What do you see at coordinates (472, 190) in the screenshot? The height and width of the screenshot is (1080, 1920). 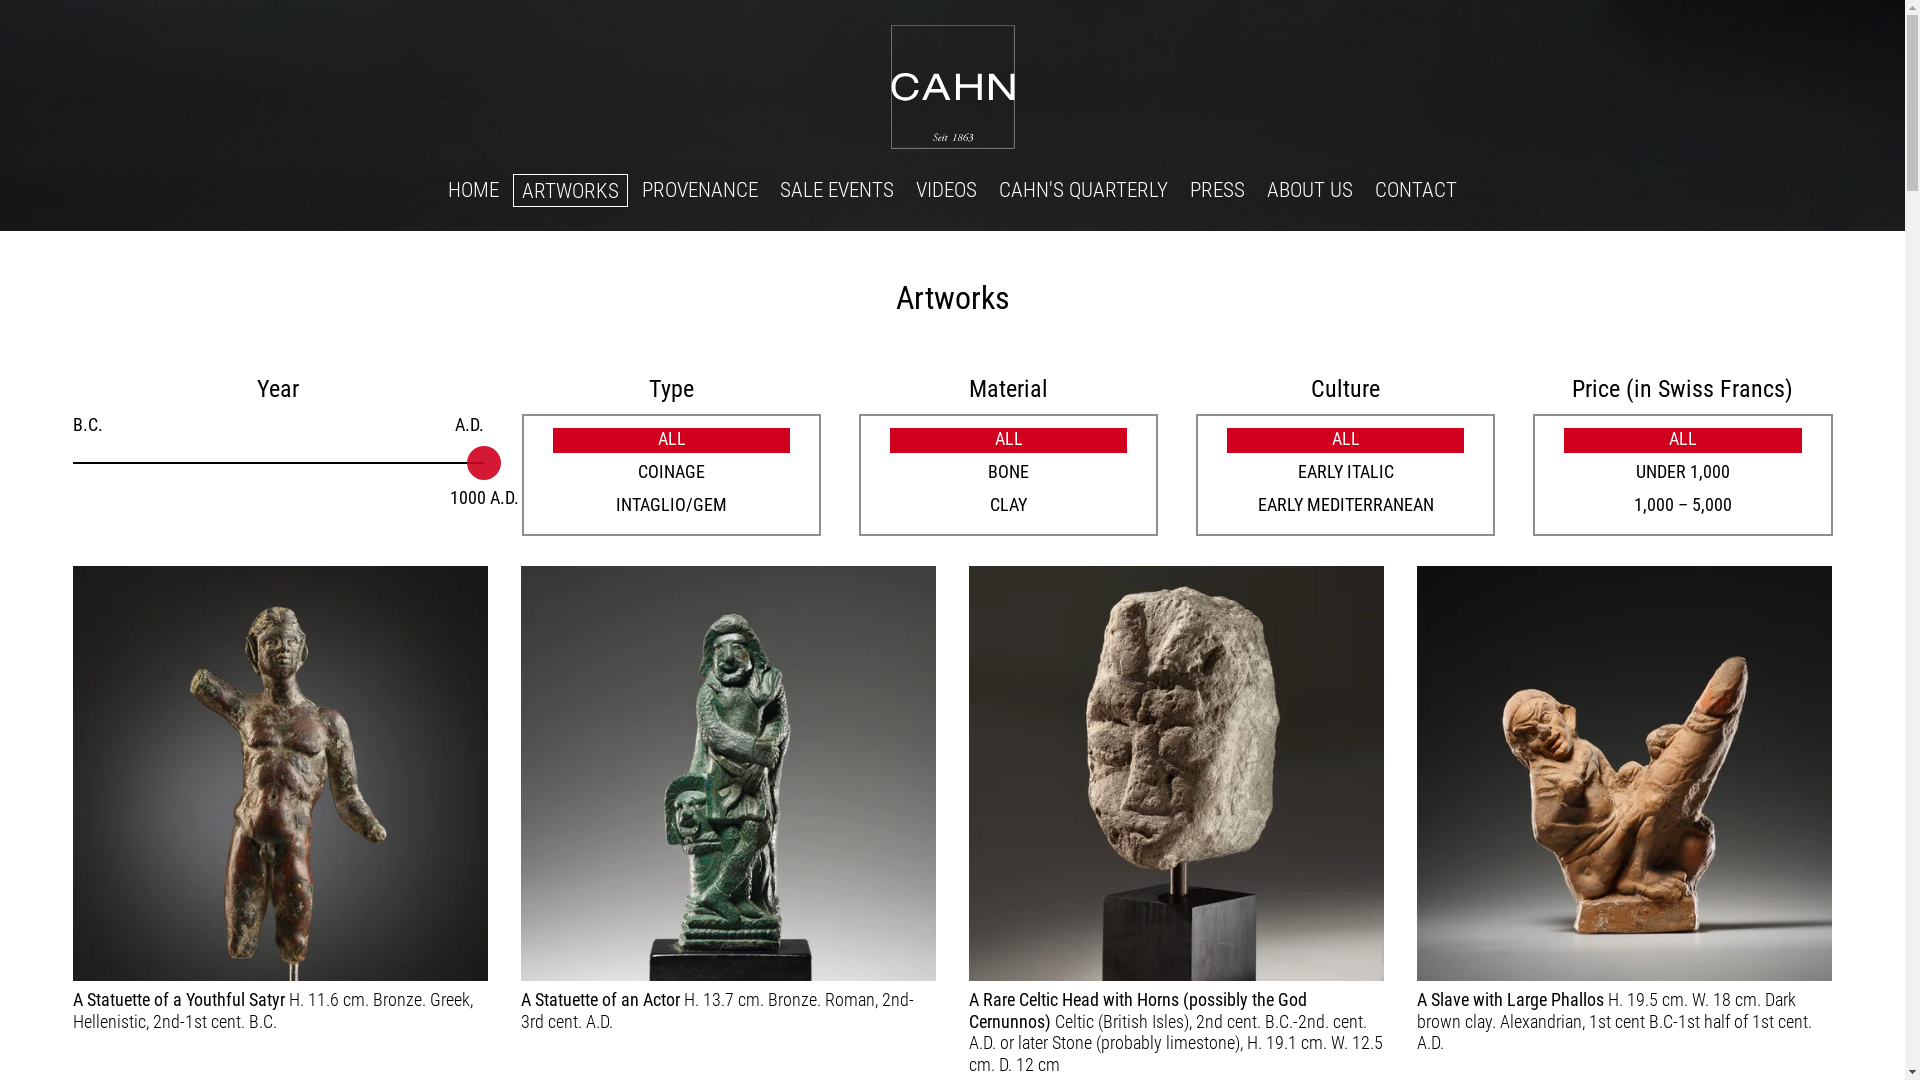 I see `'HOME'` at bounding box center [472, 190].